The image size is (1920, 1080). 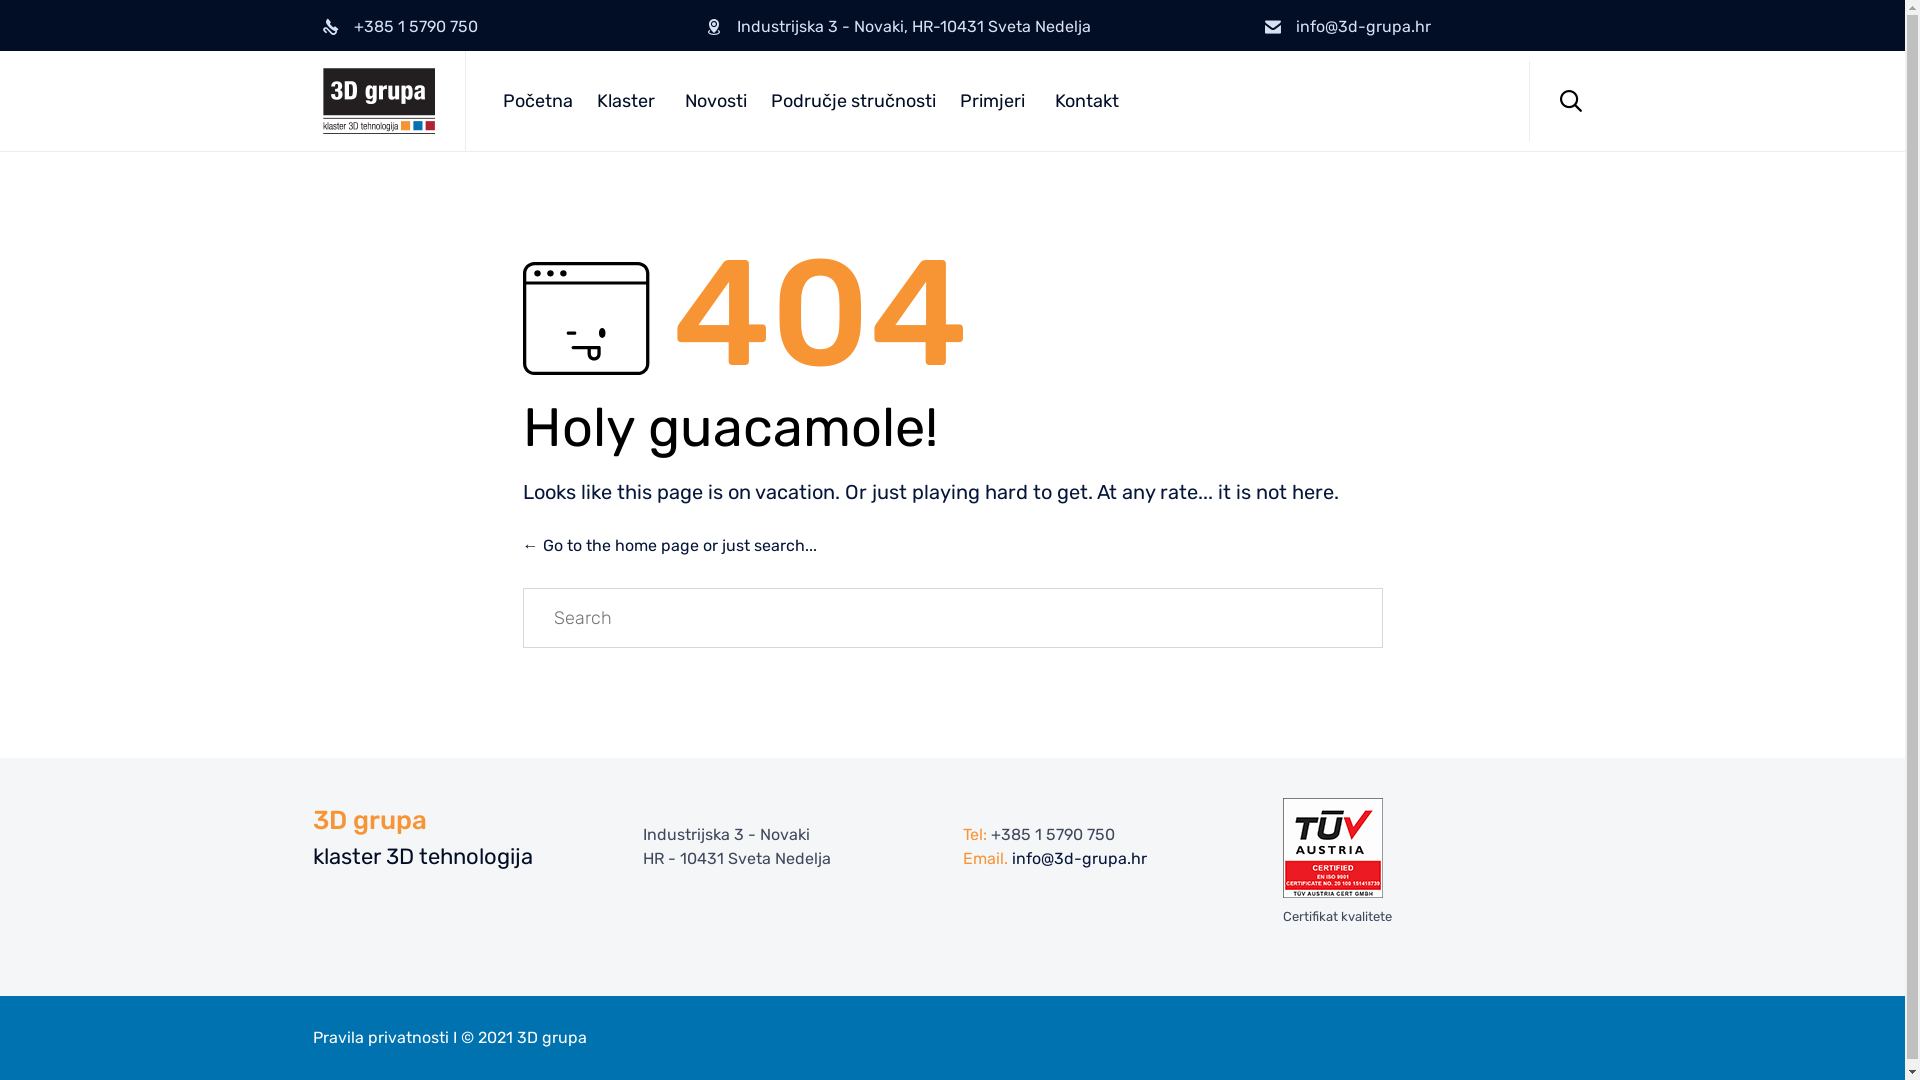 I want to click on 'Klaster', so click(x=627, y=100).